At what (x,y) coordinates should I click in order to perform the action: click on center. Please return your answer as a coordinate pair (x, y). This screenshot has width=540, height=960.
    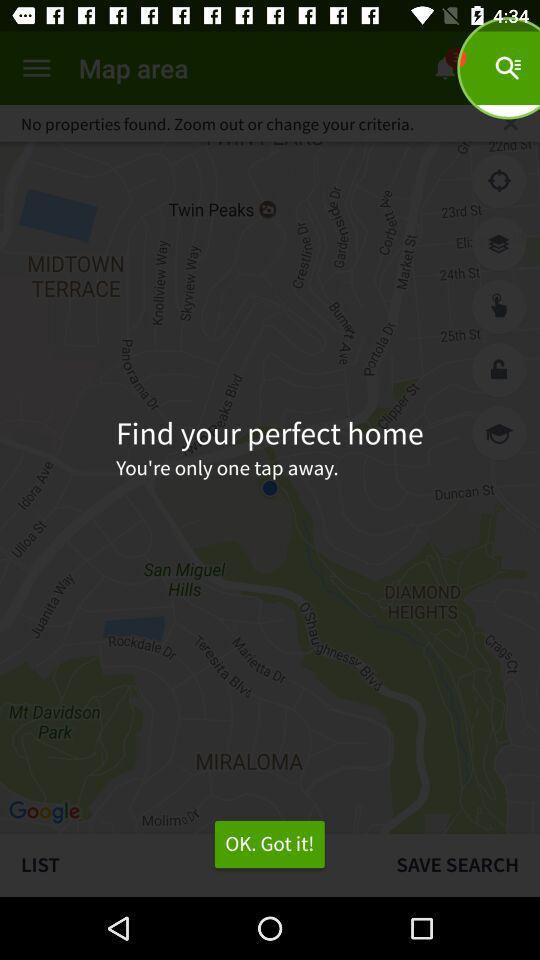
    Looking at the image, I should click on (498, 181).